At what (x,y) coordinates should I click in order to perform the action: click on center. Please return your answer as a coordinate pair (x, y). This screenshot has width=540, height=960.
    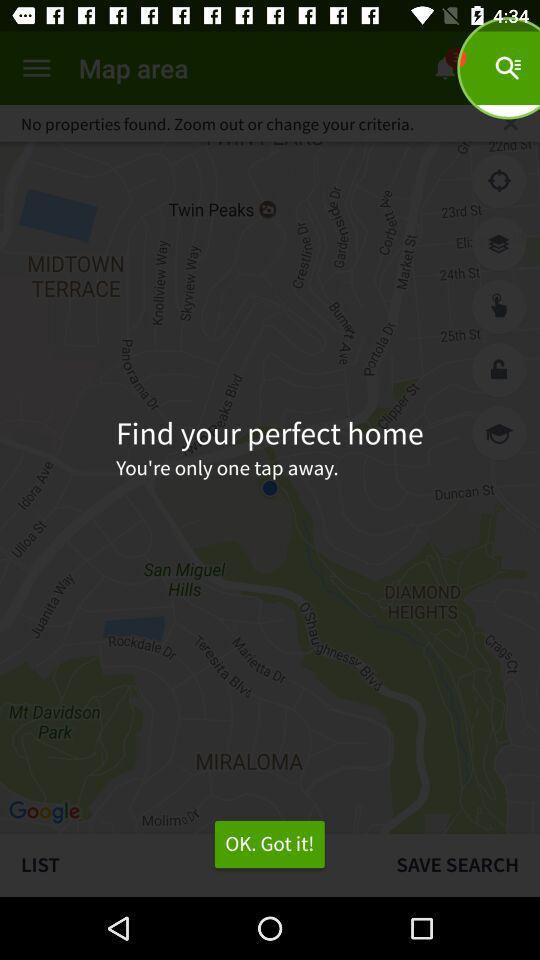
    Looking at the image, I should click on (498, 181).